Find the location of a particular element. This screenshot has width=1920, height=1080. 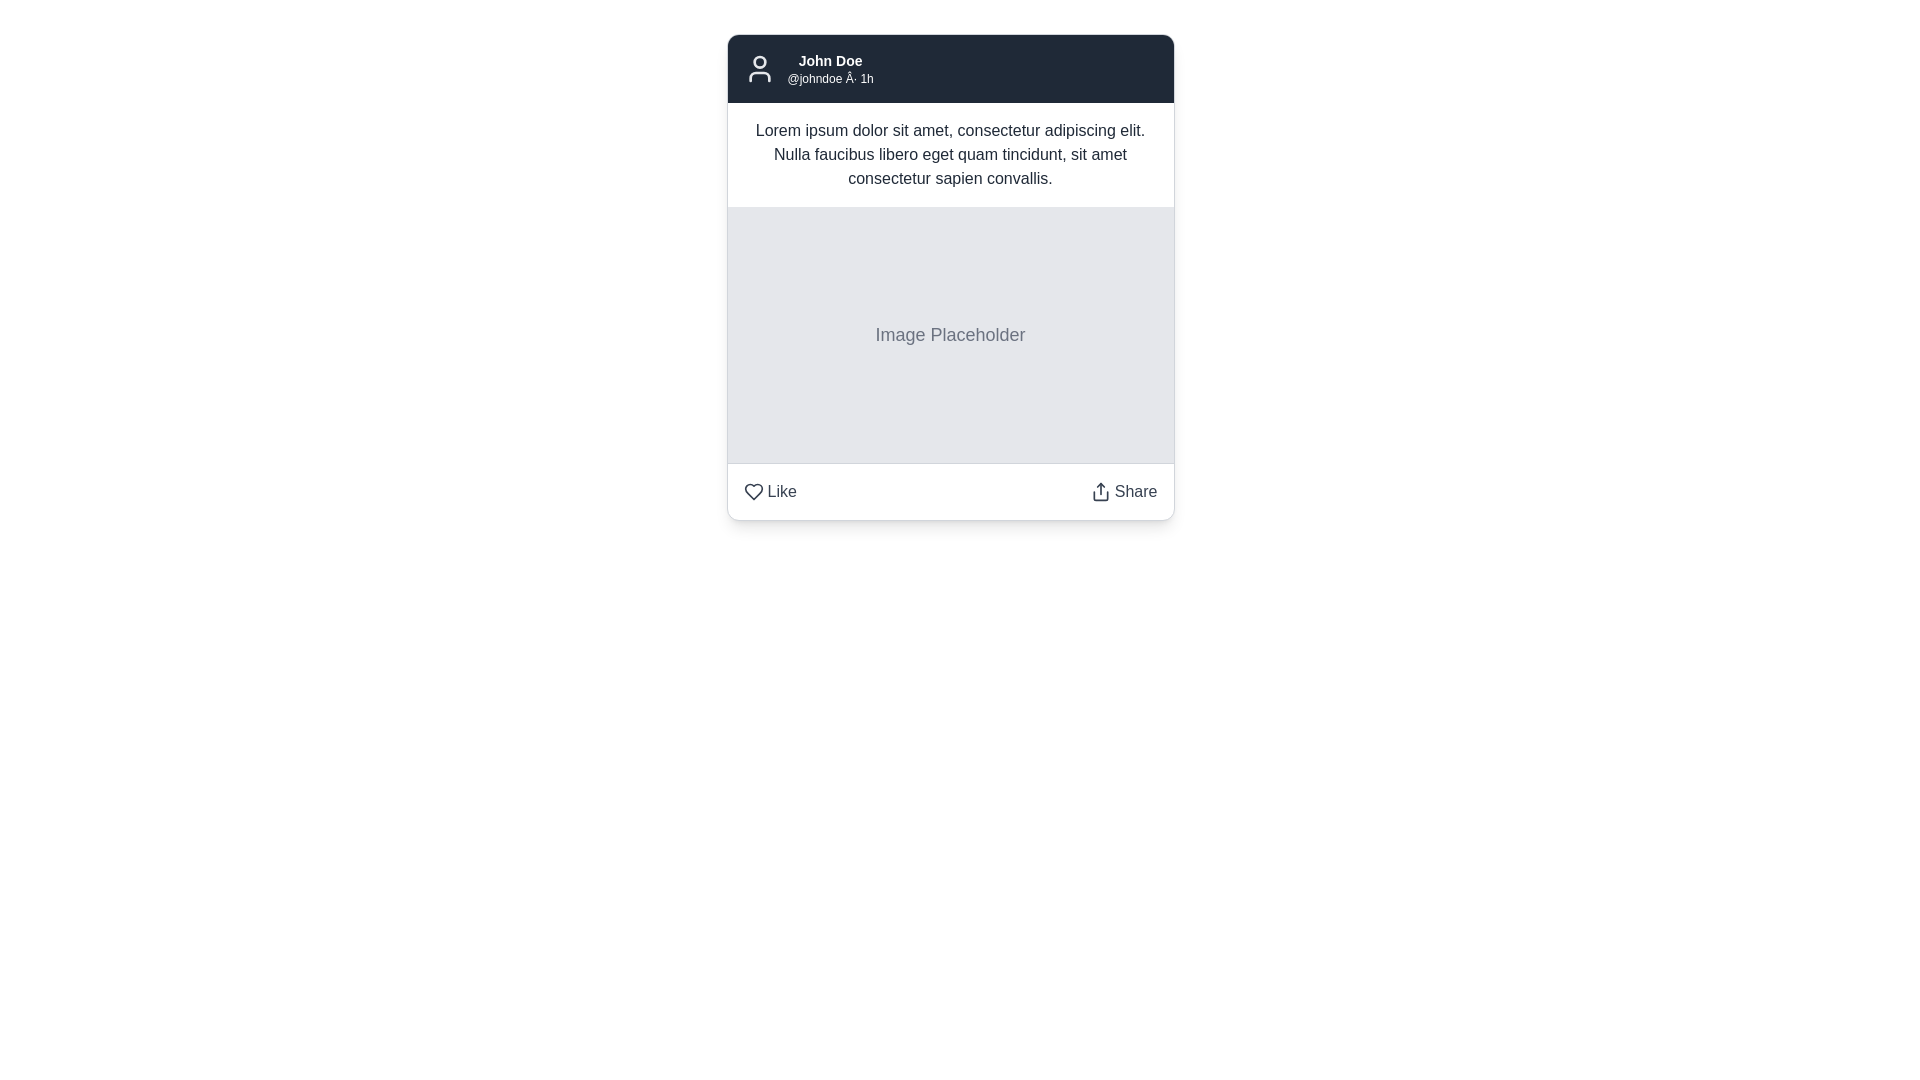

the share icon, which resembles an upward-pointing arrow emerging from a box, to initiate a share action is located at coordinates (1099, 492).